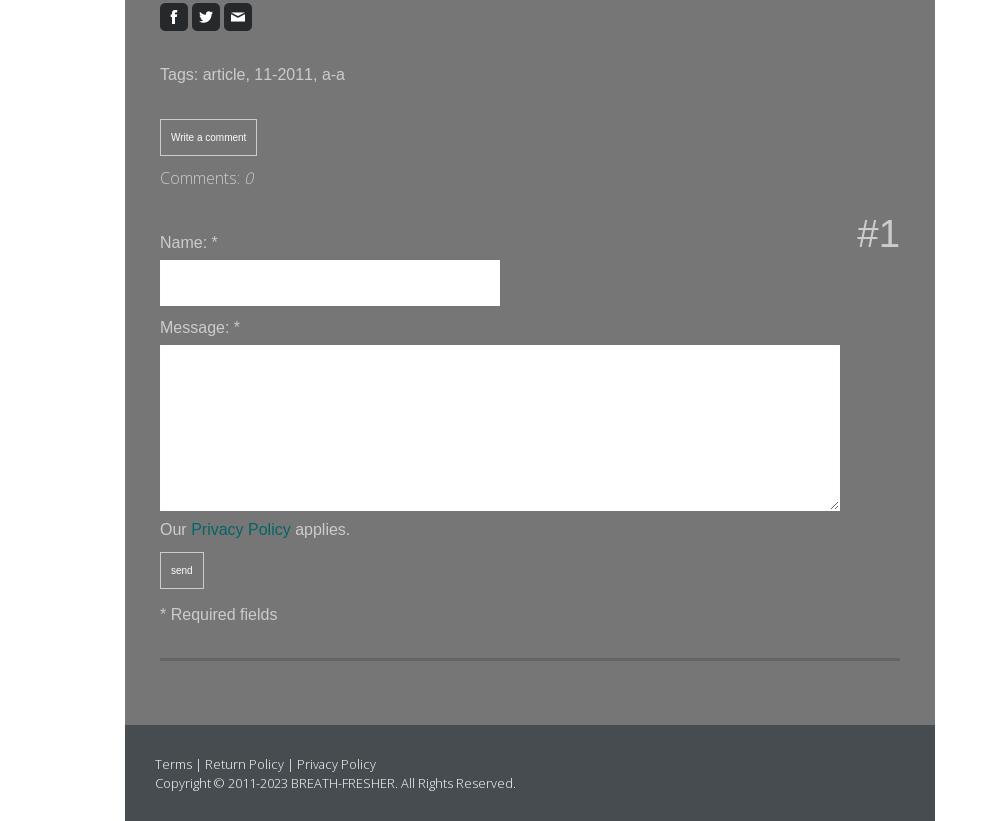 The height and width of the screenshot is (821, 1000). I want to click on 'Our', so click(175, 529).